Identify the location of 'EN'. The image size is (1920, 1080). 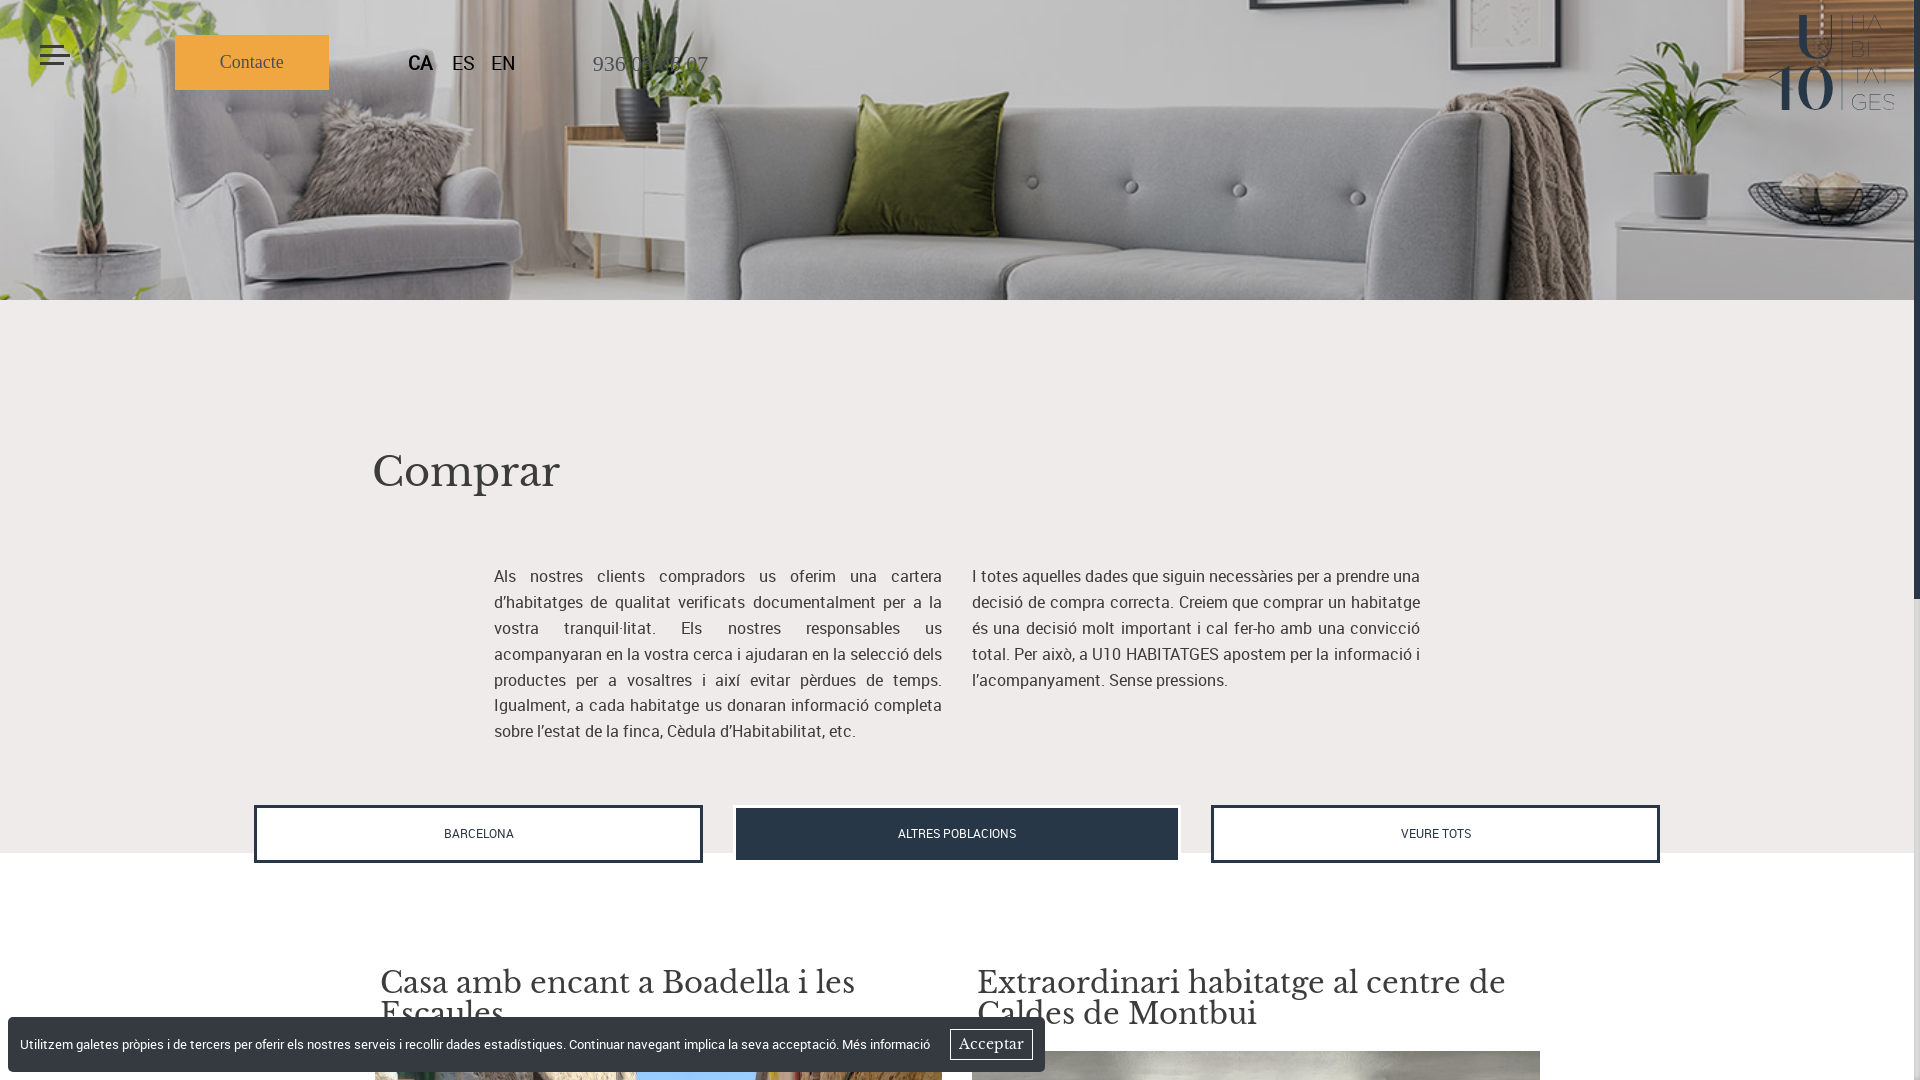
(503, 62).